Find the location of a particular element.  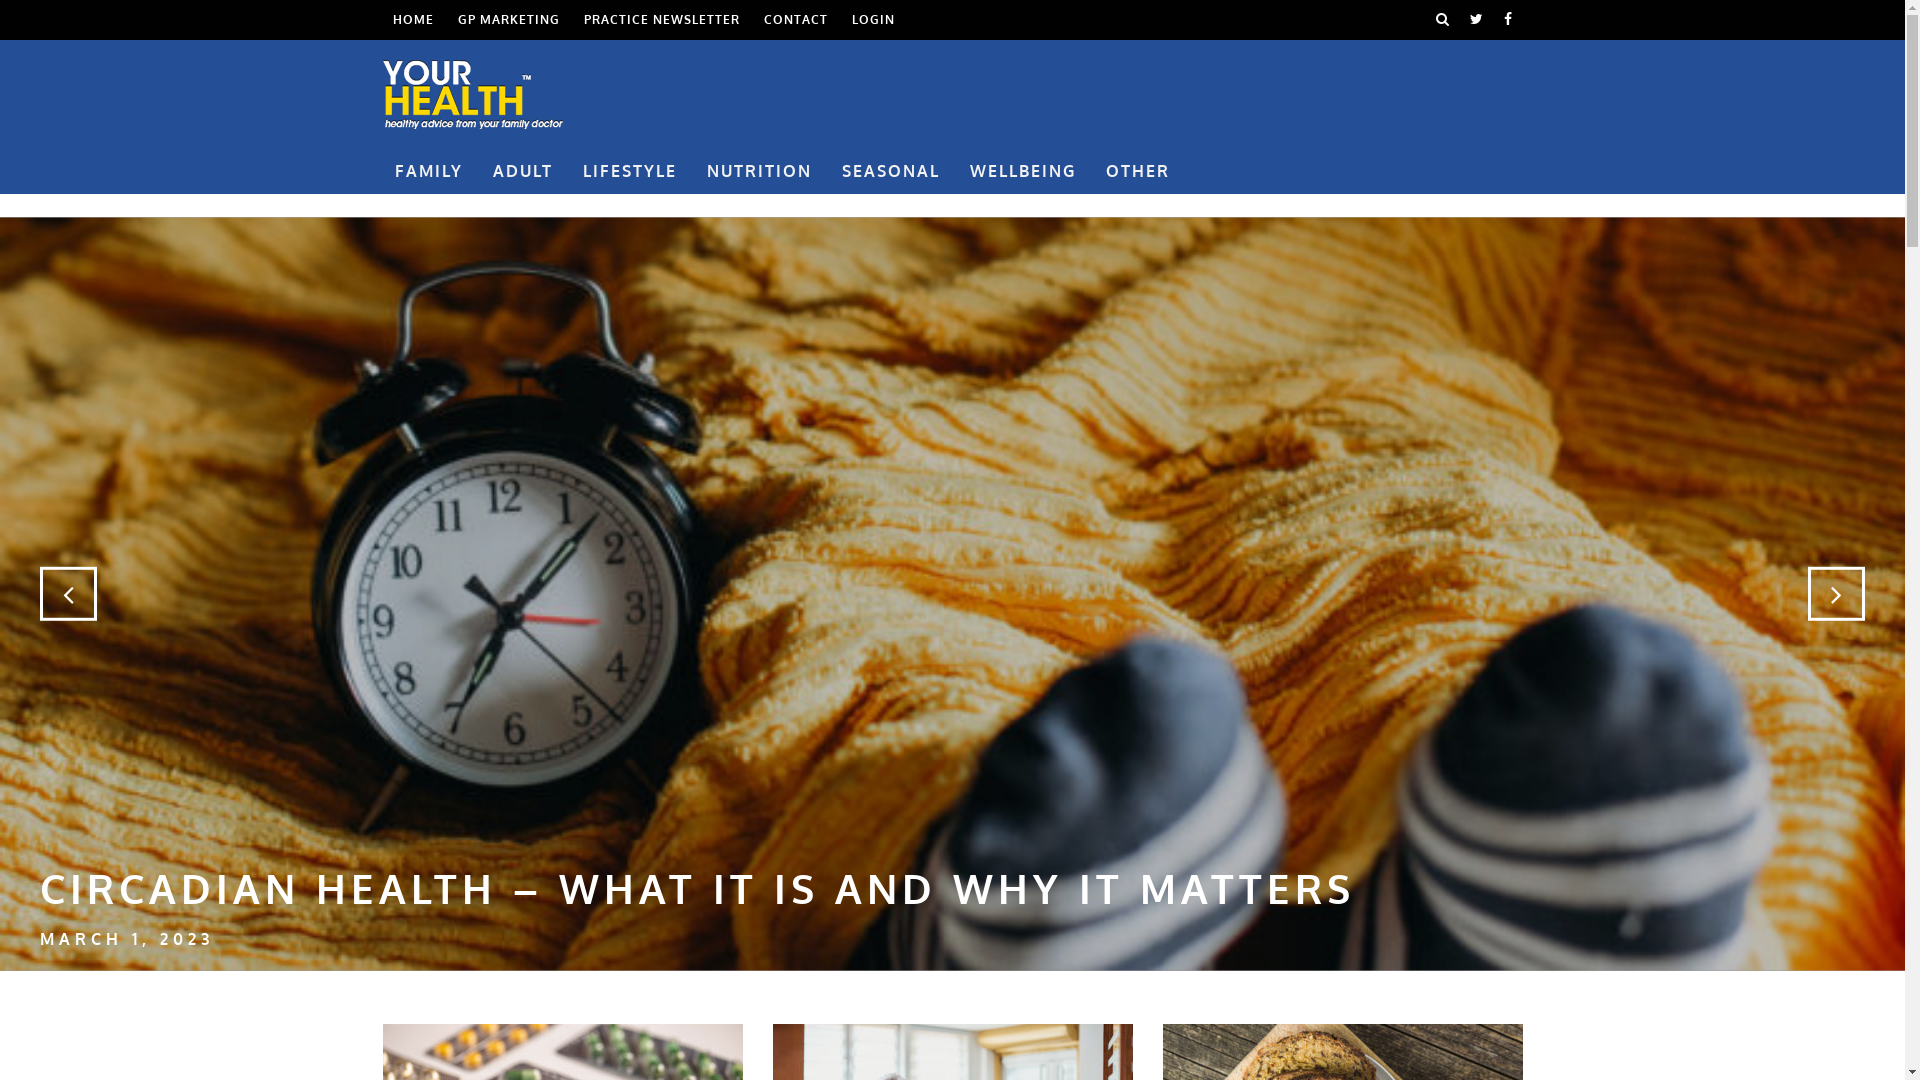

'HOME' is located at coordinates (411, 19).